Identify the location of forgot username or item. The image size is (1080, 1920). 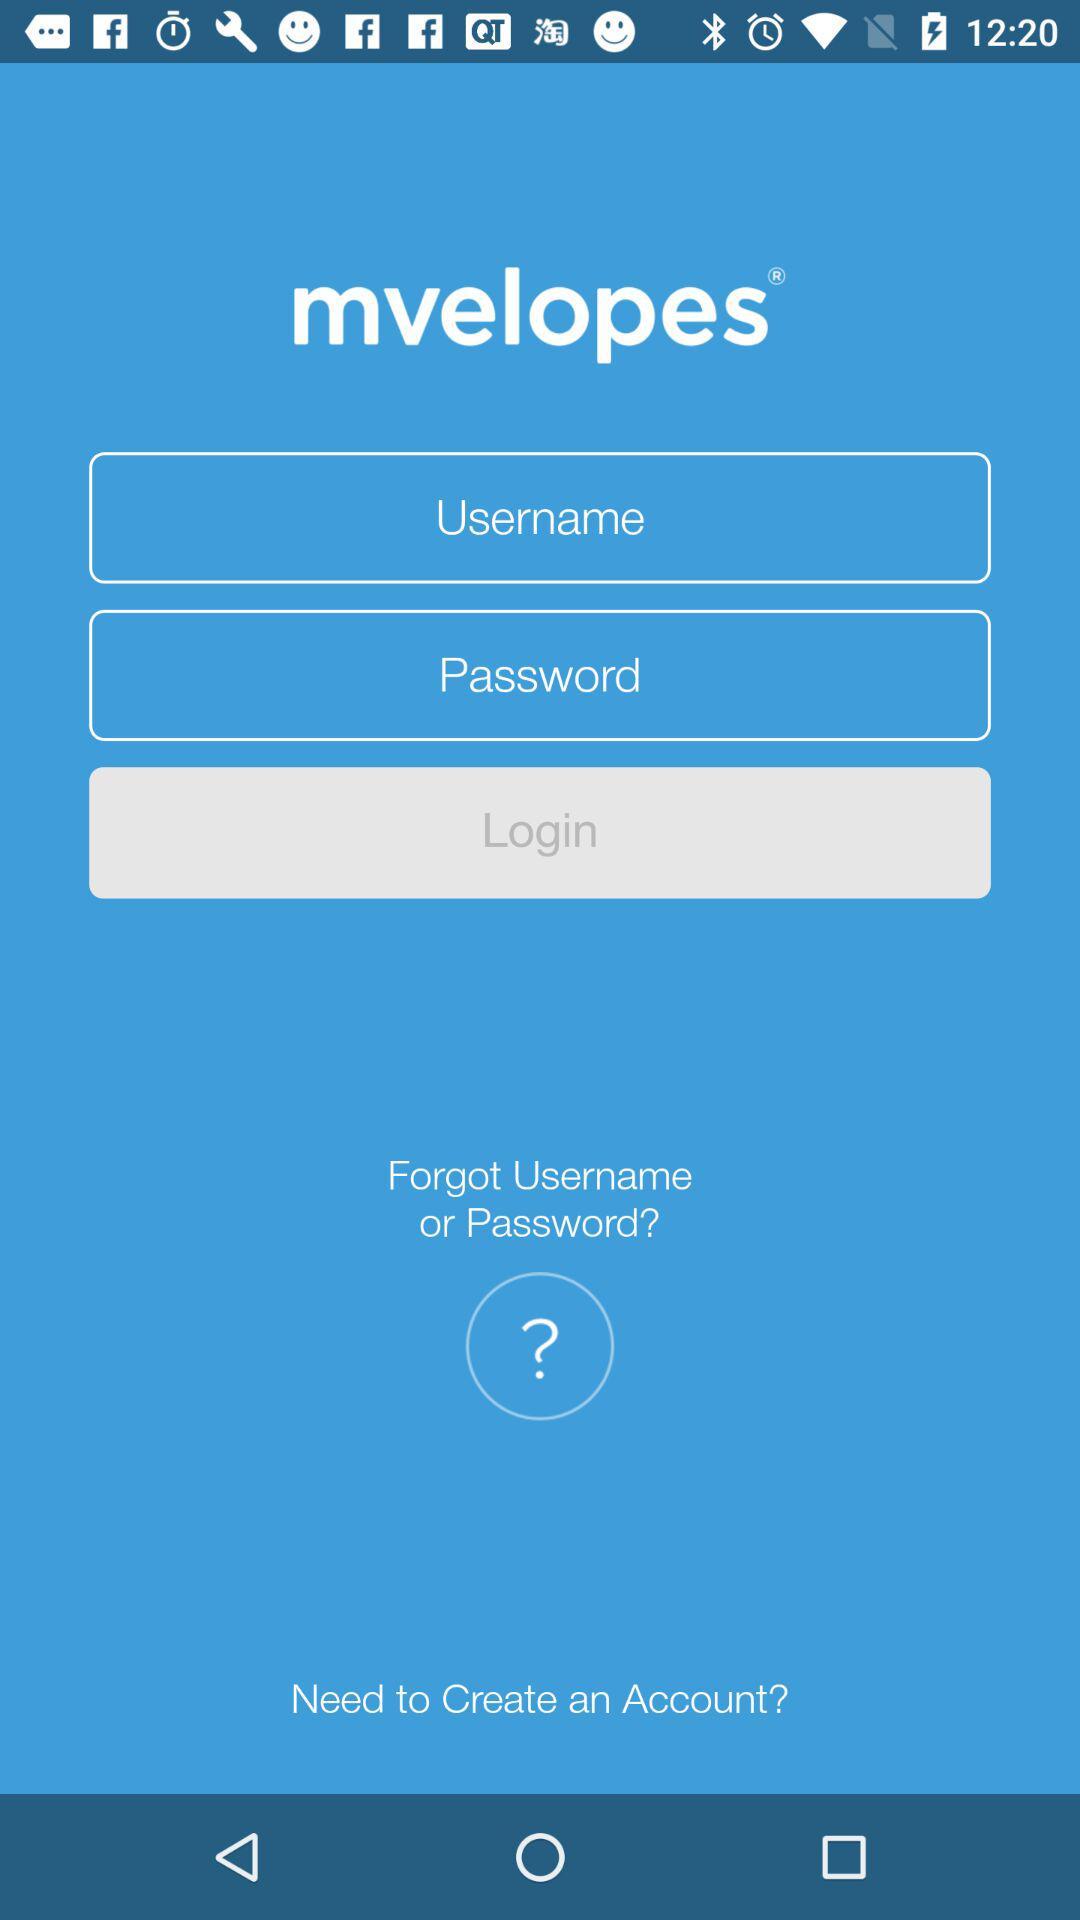
(540, 1199).